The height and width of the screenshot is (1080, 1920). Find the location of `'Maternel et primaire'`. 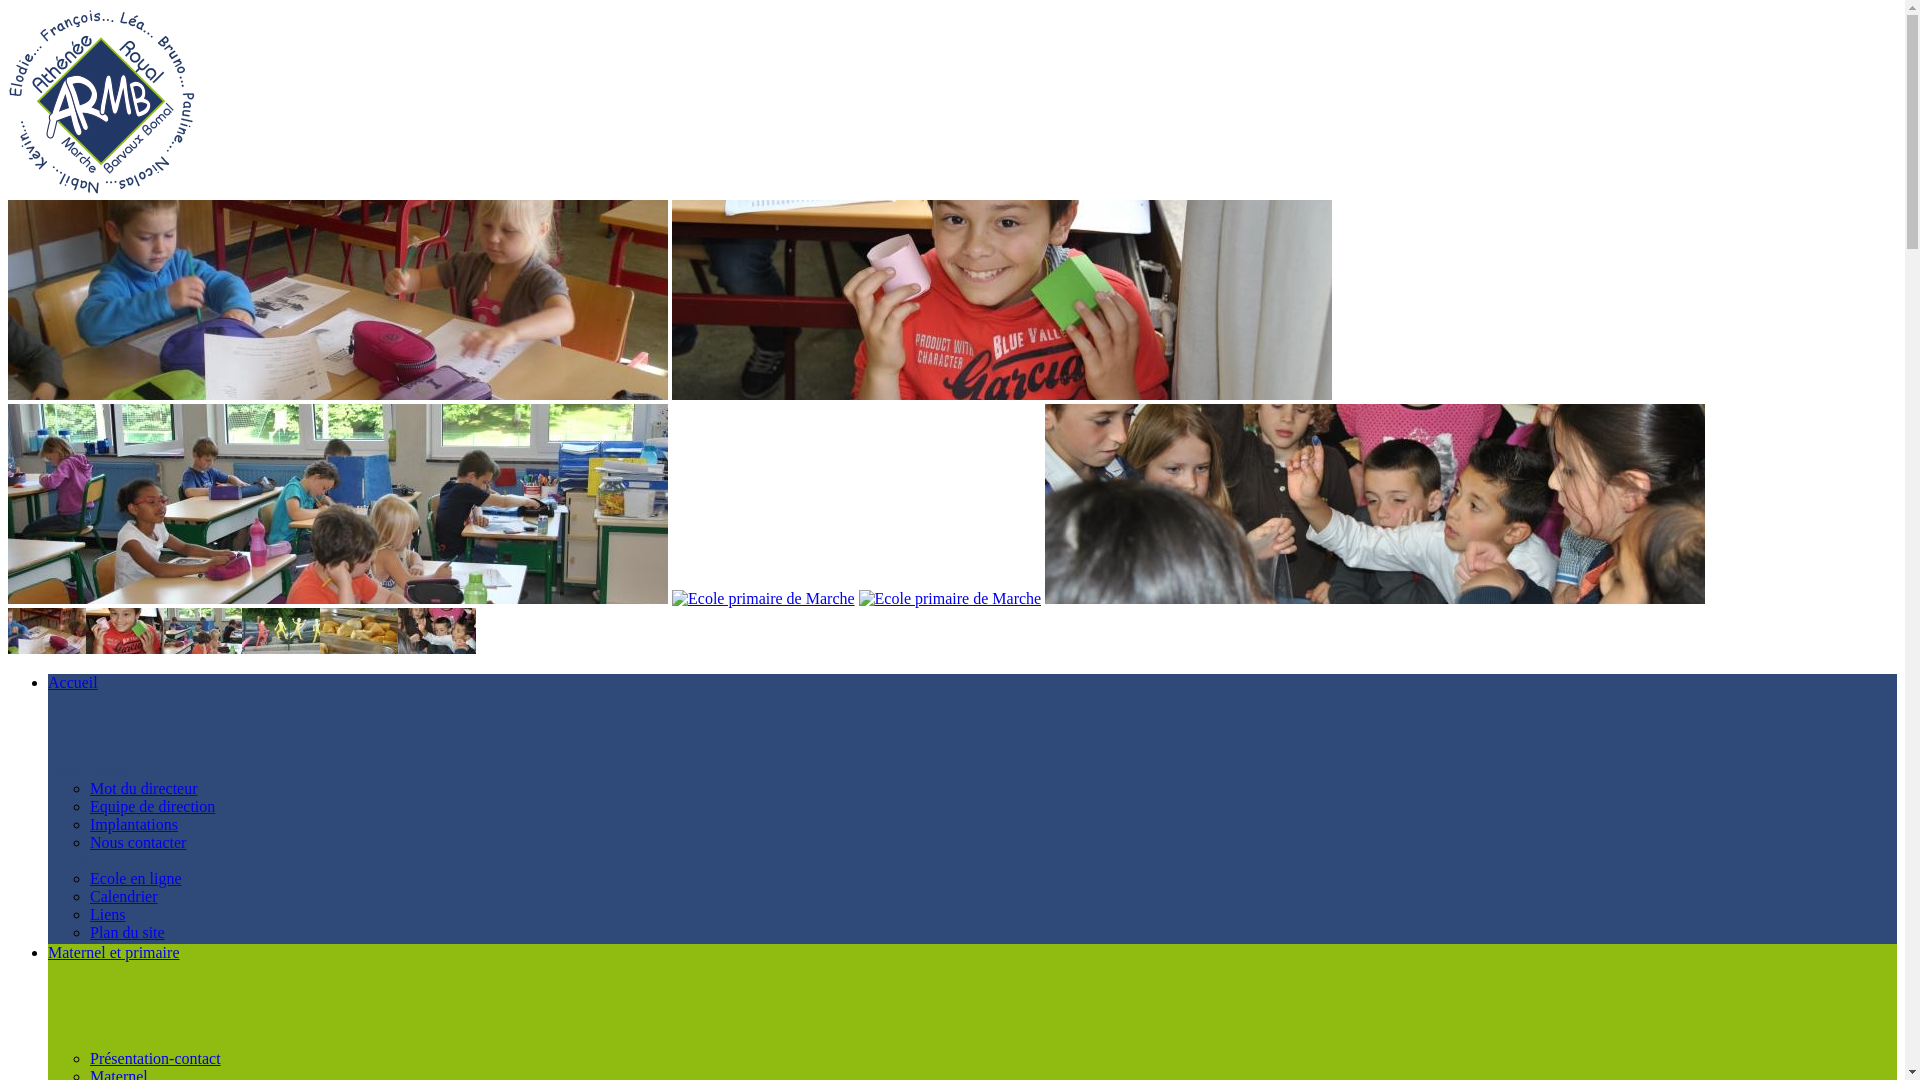

'Maternel et primaire' is located at coordinates (48, 951).